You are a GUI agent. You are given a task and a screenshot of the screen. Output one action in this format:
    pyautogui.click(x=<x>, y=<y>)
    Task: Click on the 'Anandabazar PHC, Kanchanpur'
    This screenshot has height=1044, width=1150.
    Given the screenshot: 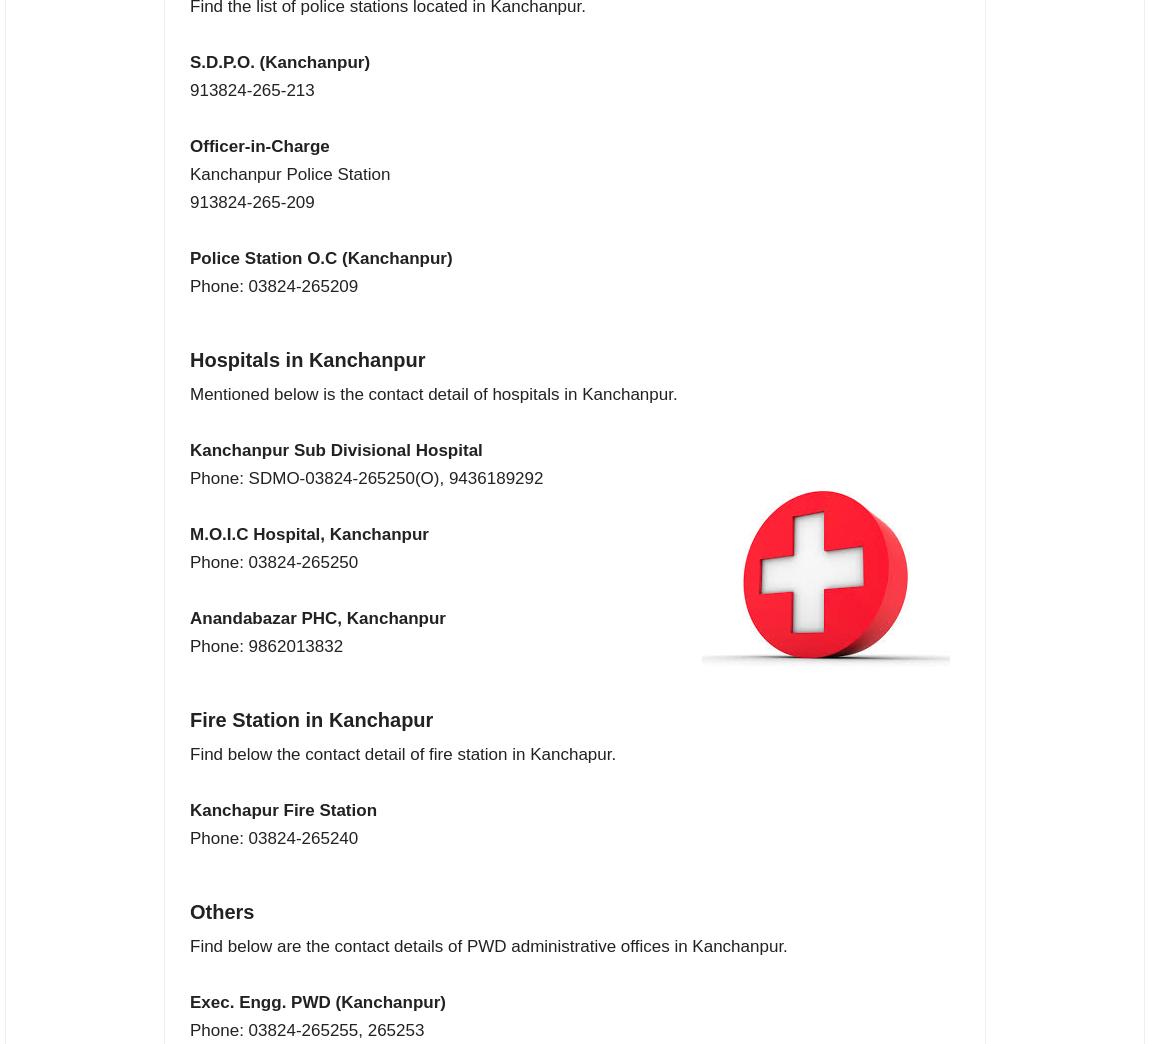 What is the action you would take?
    pyautogui.click(x=317, y=618)
    